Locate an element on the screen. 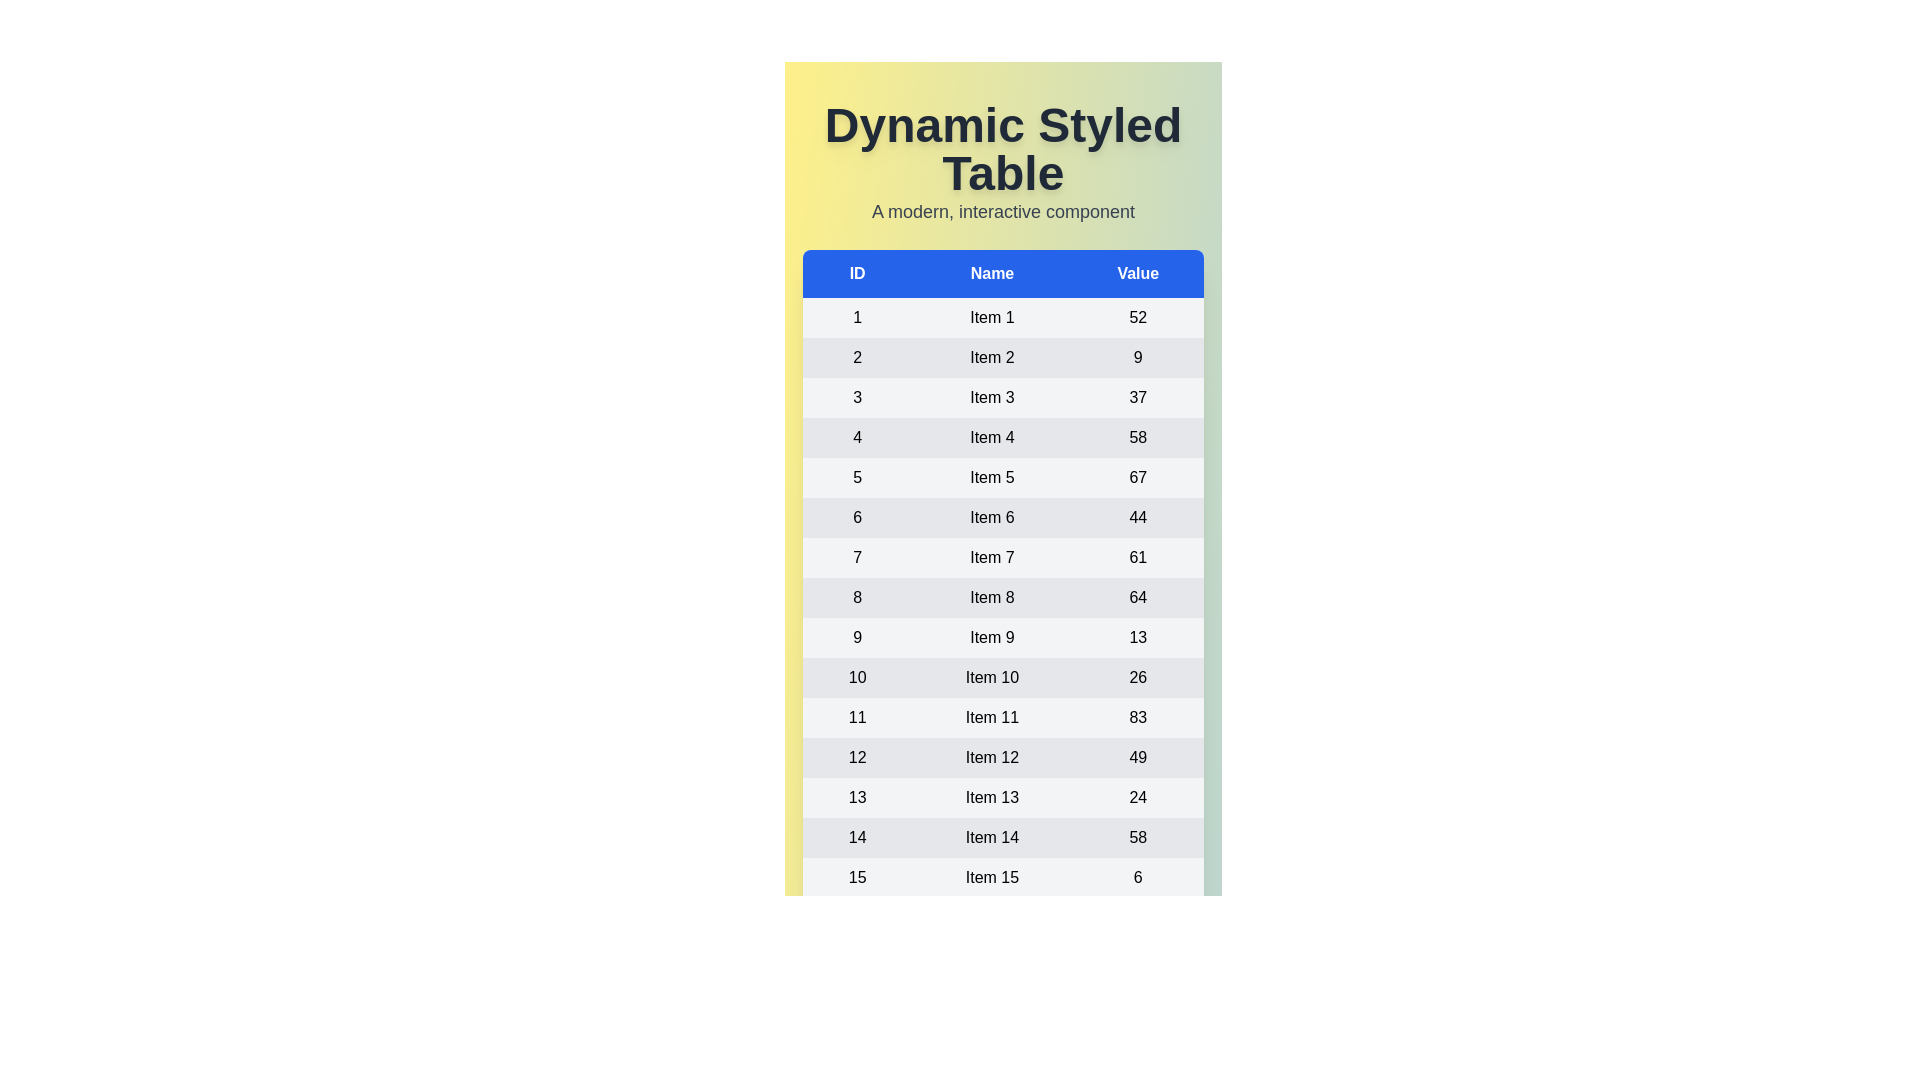 The width and height of the screenshot is (1920, 1080). the Name table header to sort the table by that column is located at coordinates (992, 273).